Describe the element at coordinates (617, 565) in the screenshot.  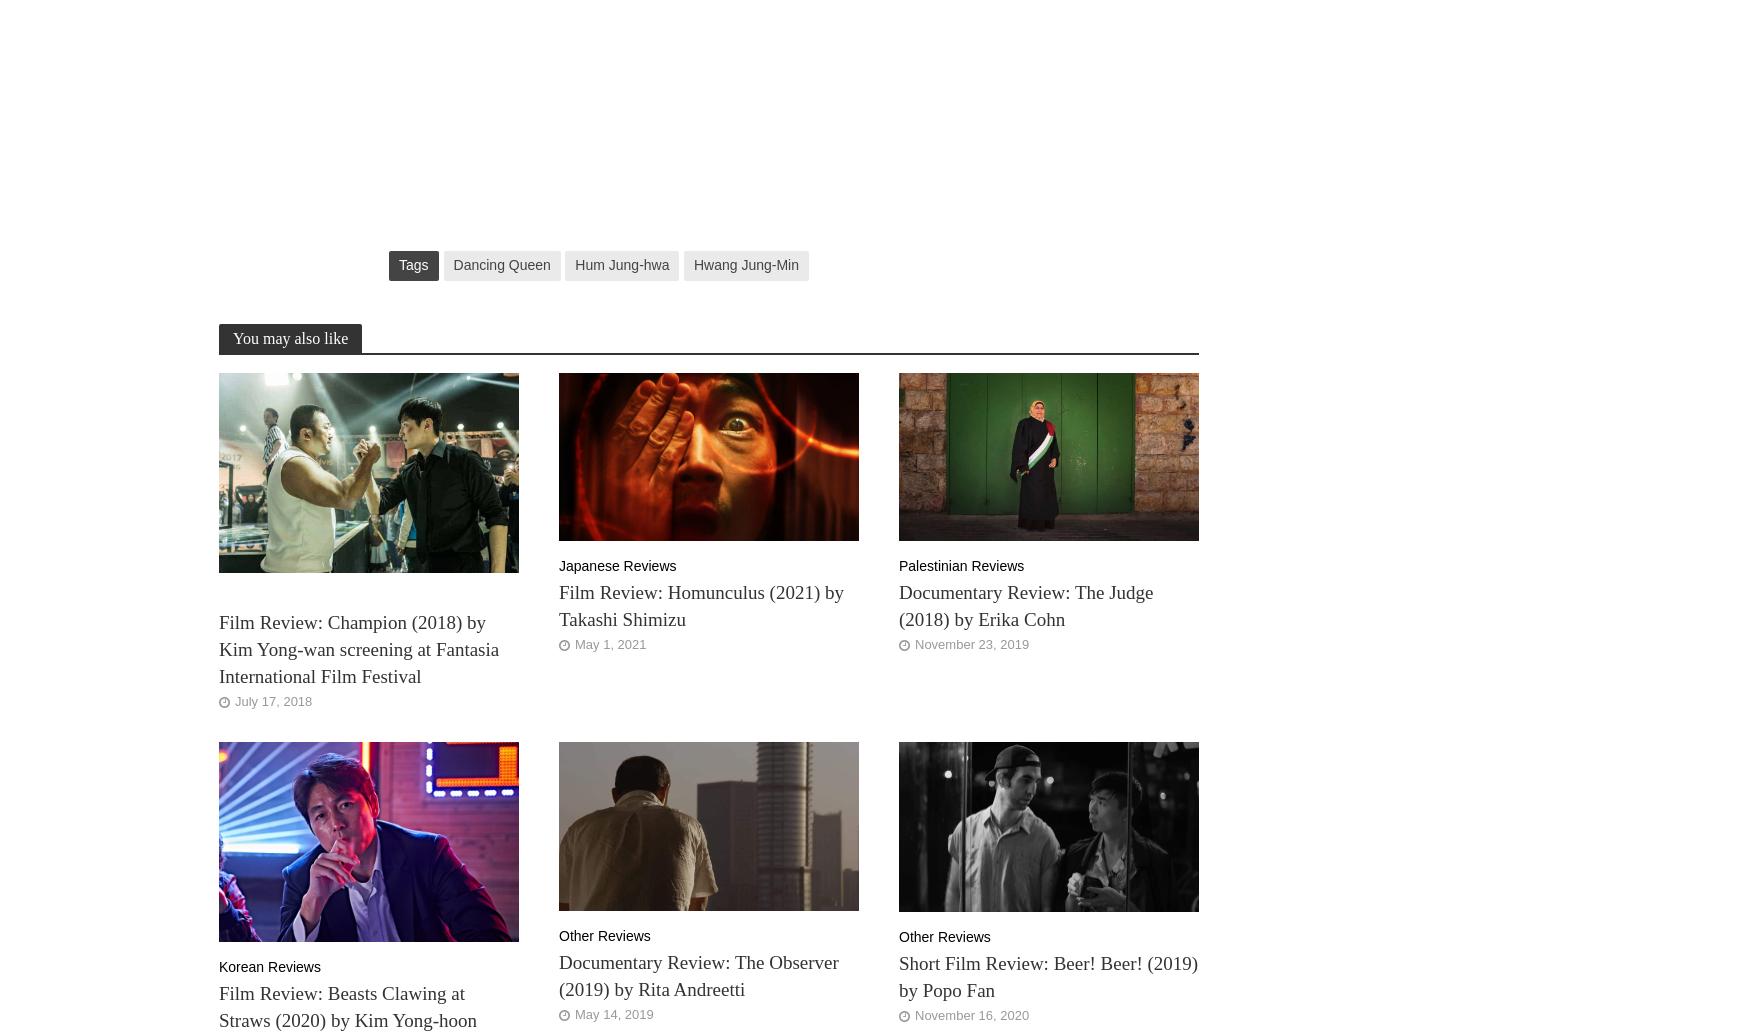
I see `'Japanese Reviews'` at that location.